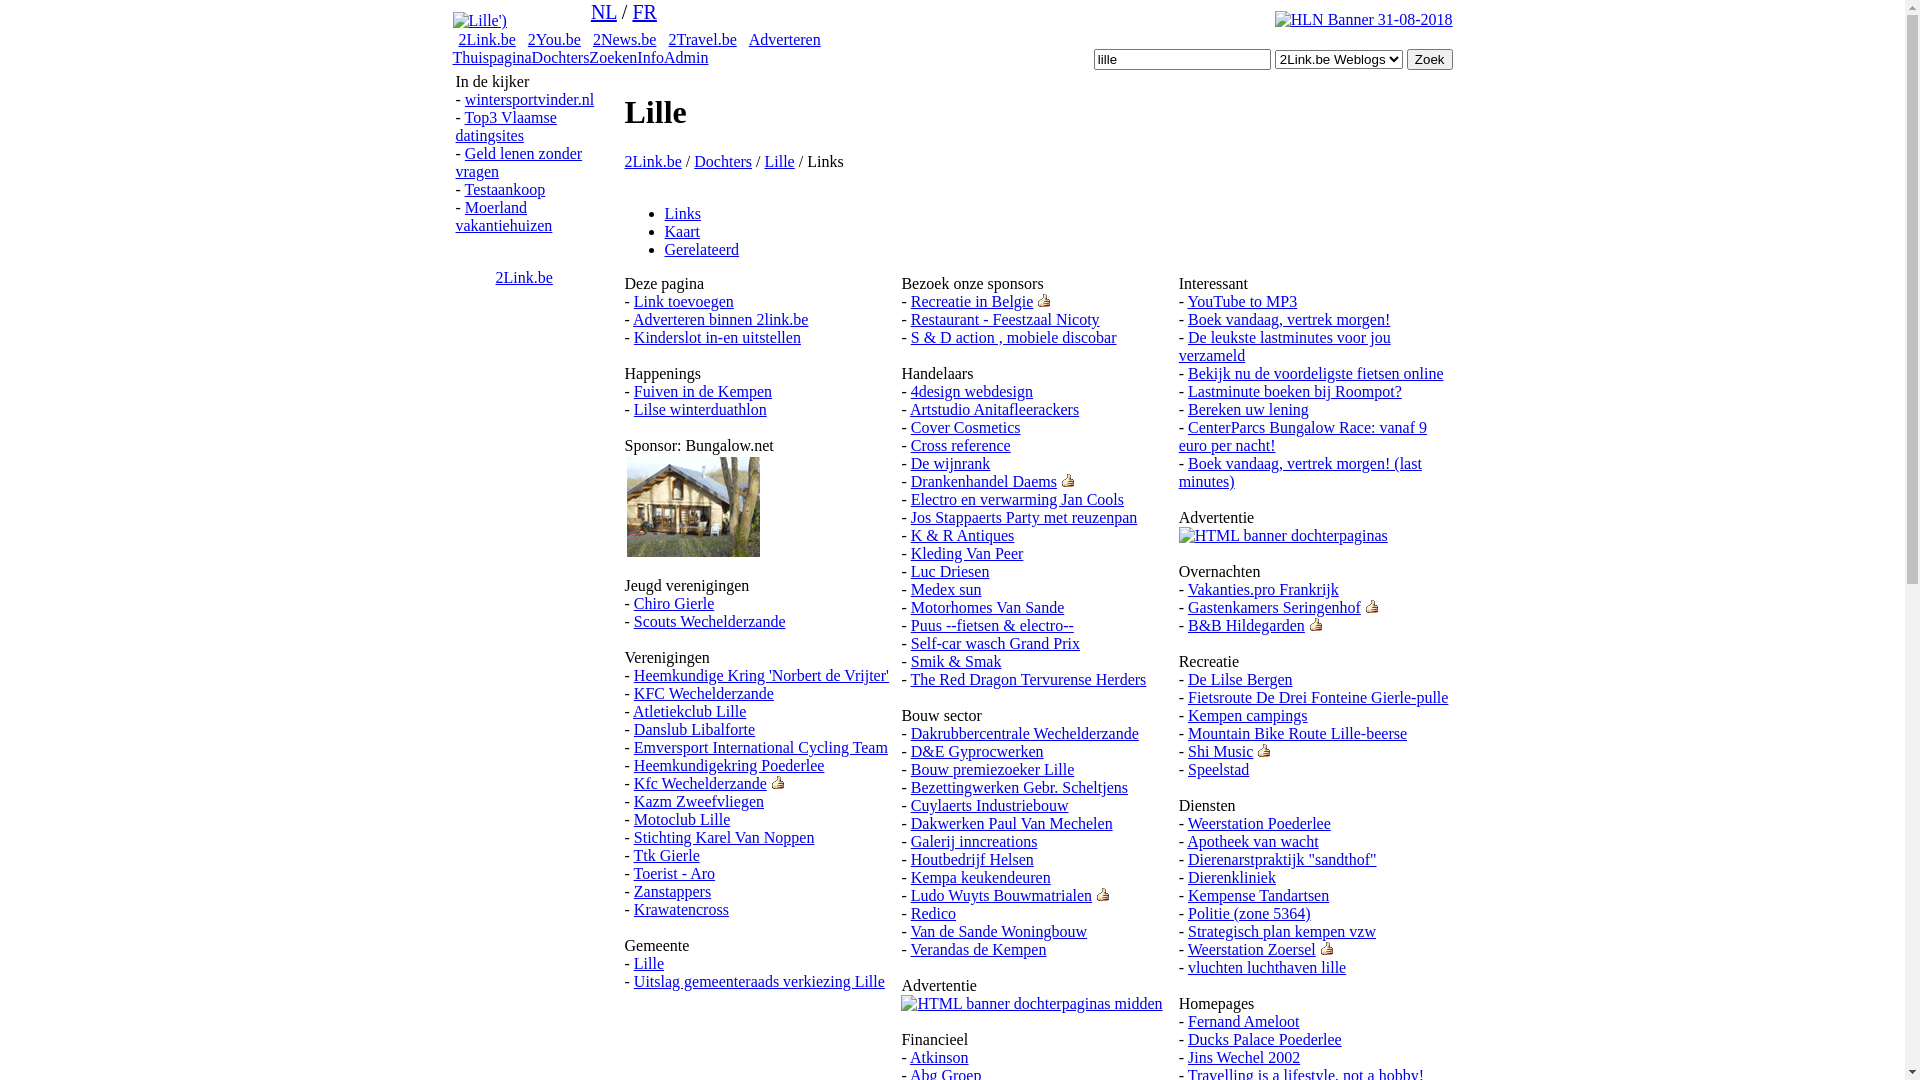  What do you see at coordinates (949, 571) in the screenshot?
I see `'Luc Driesen'` at bounding box center [949, 571].